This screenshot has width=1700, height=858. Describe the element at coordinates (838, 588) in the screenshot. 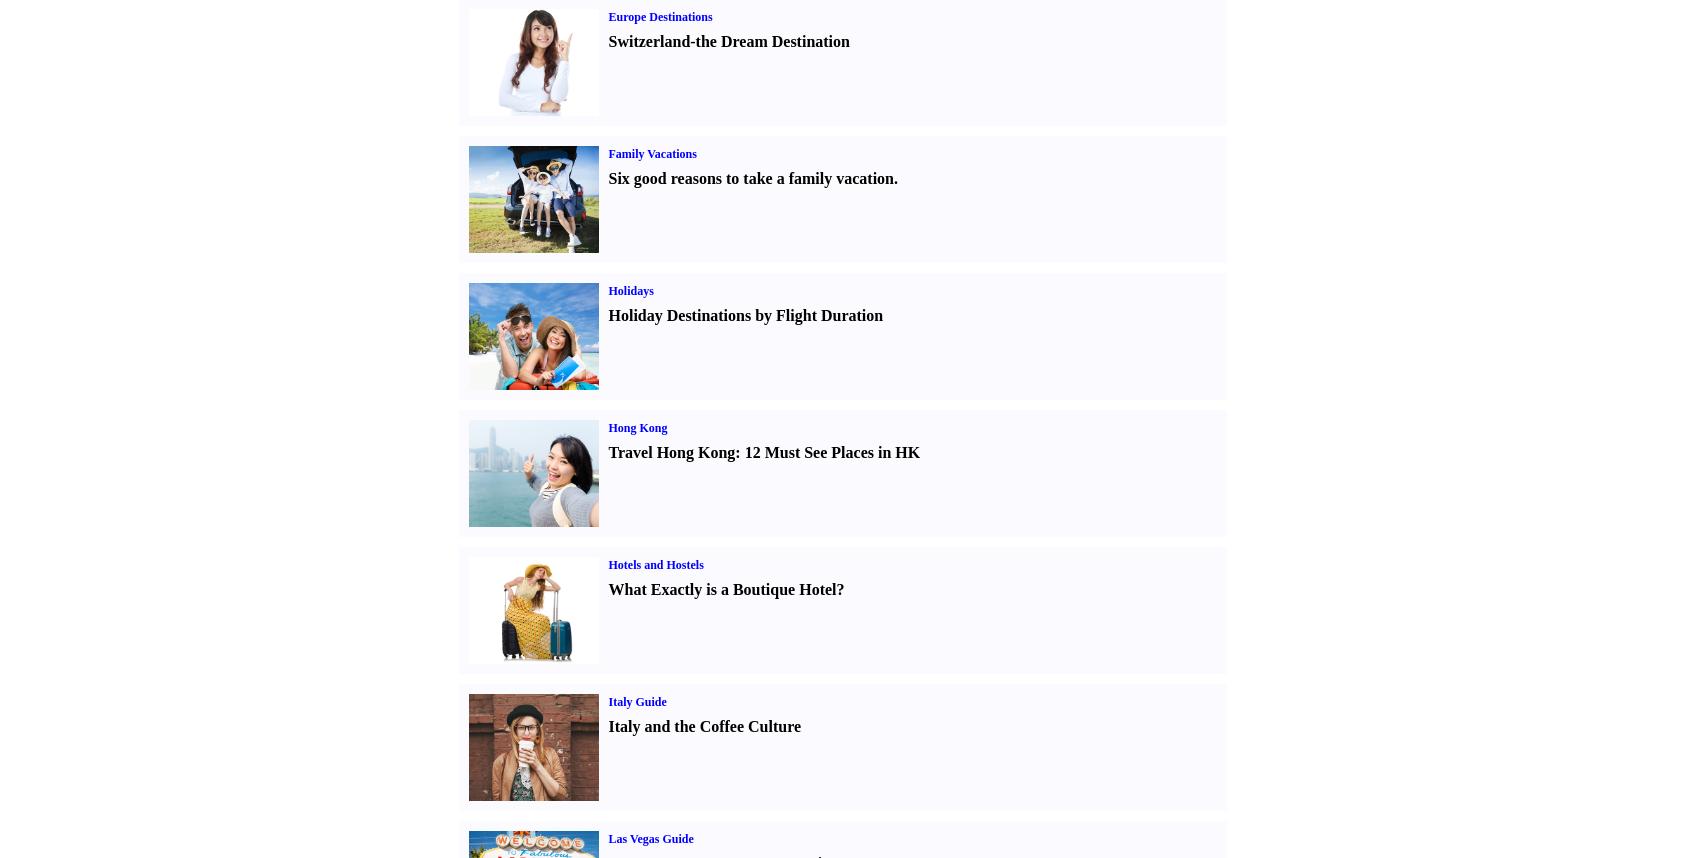

I see `'?'` at that location.